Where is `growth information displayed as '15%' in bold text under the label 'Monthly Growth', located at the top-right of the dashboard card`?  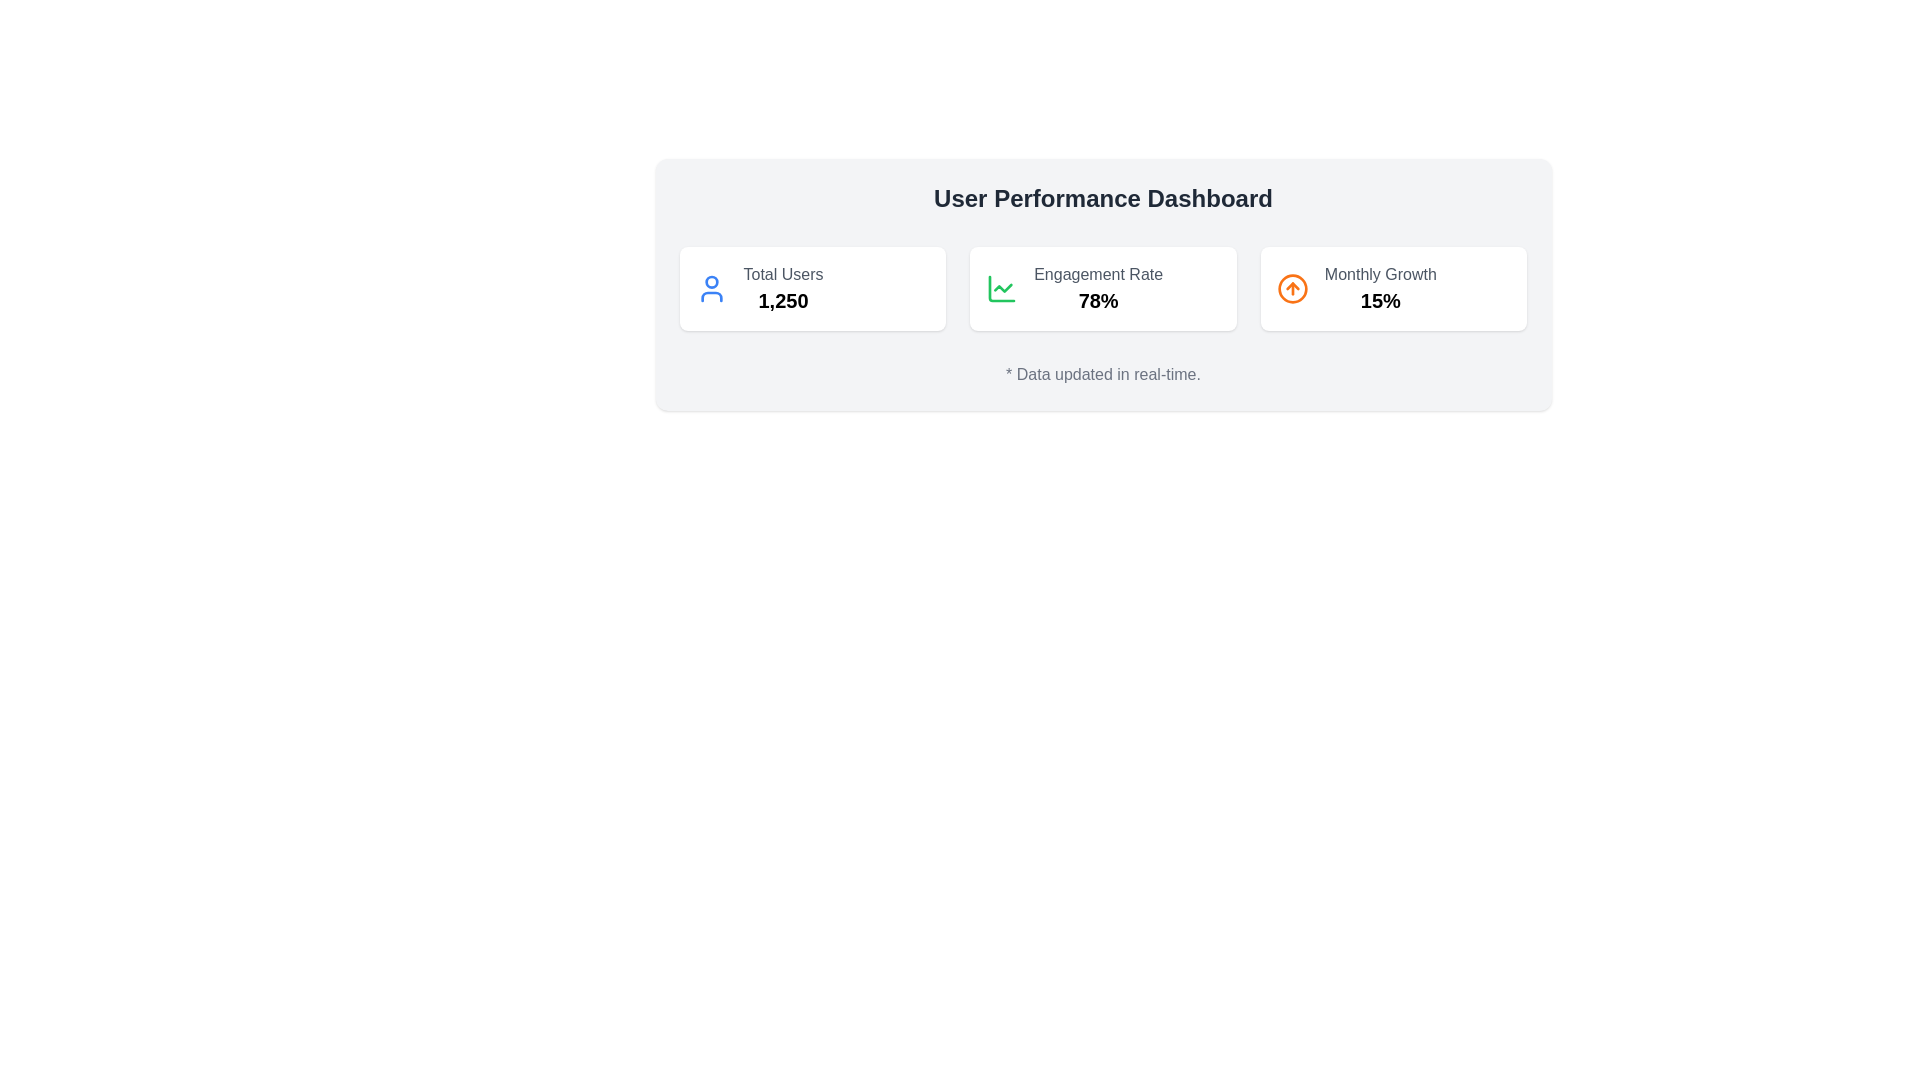
growth information displayed as '15%' in bold text under the label 'Monthly Growth', located at the top-right of the dashboard card is located at coordinates (1379, 289).